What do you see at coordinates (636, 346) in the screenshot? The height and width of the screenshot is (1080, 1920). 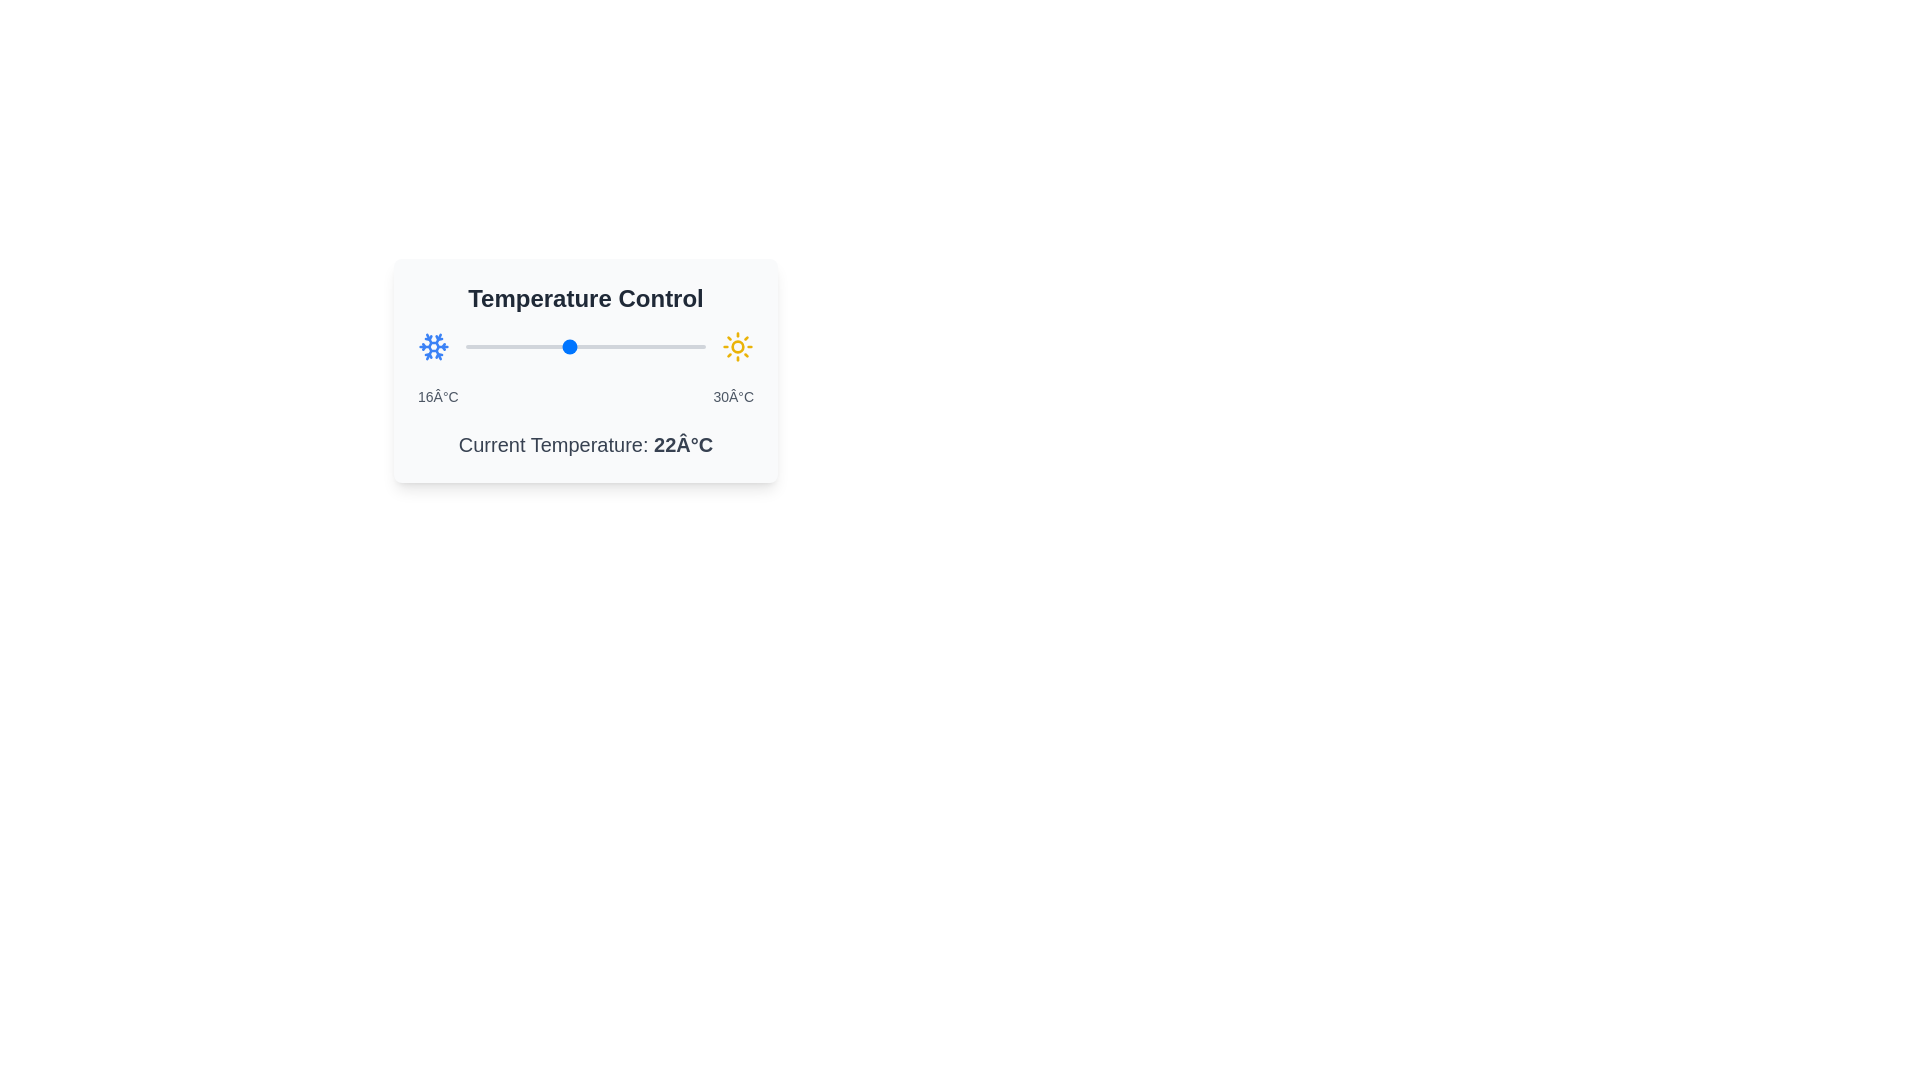 I see `the temperature to 26°C using the slider` at bounding box center [636, 346].